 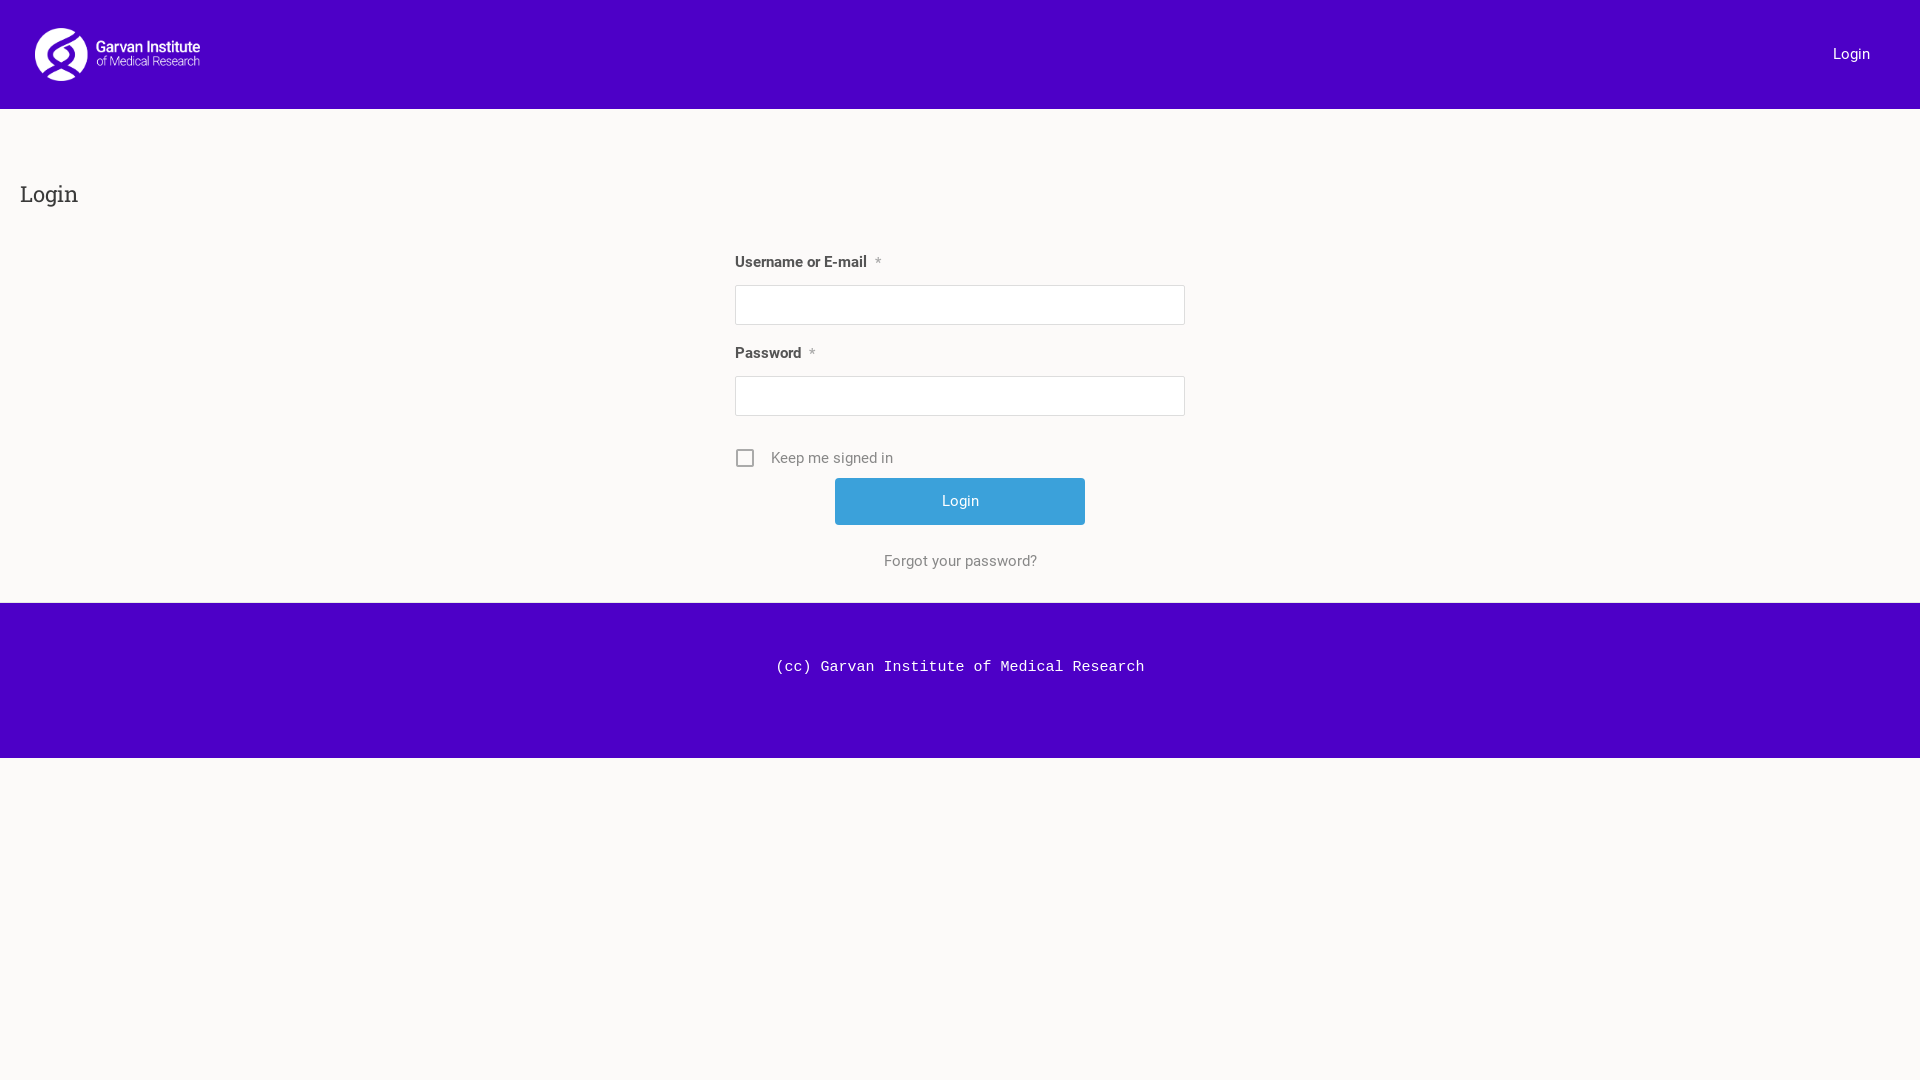 What do you see at coordinates (960, 500) in the screenshot?
I see `'Login'` at bounding box center [960, 500].